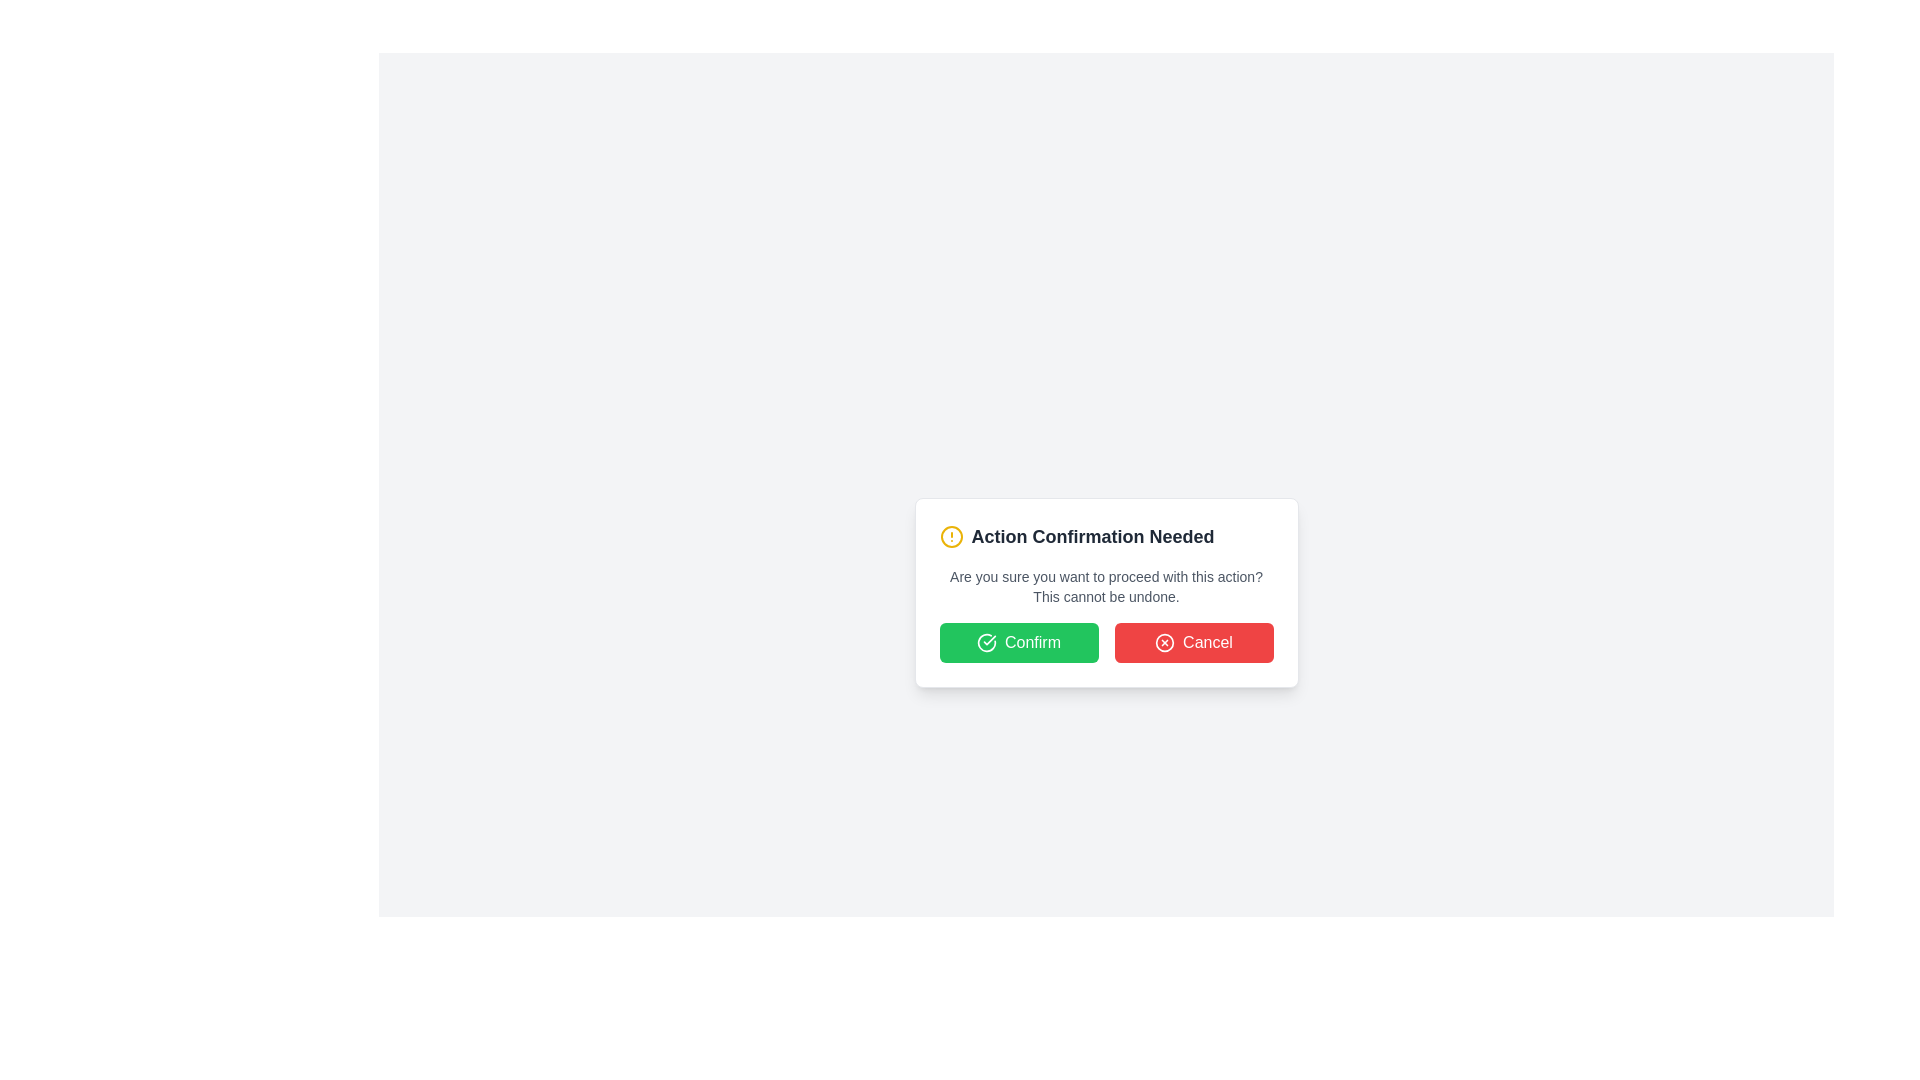  What do you see at coordinates (1105, 585) in the screenshot?
I see `the informational text providing a warning about the seriousness of the next action, located below the 'Action Confirmation Needed' text in the confirmation dialog box` at bounding box center [1105, 585].